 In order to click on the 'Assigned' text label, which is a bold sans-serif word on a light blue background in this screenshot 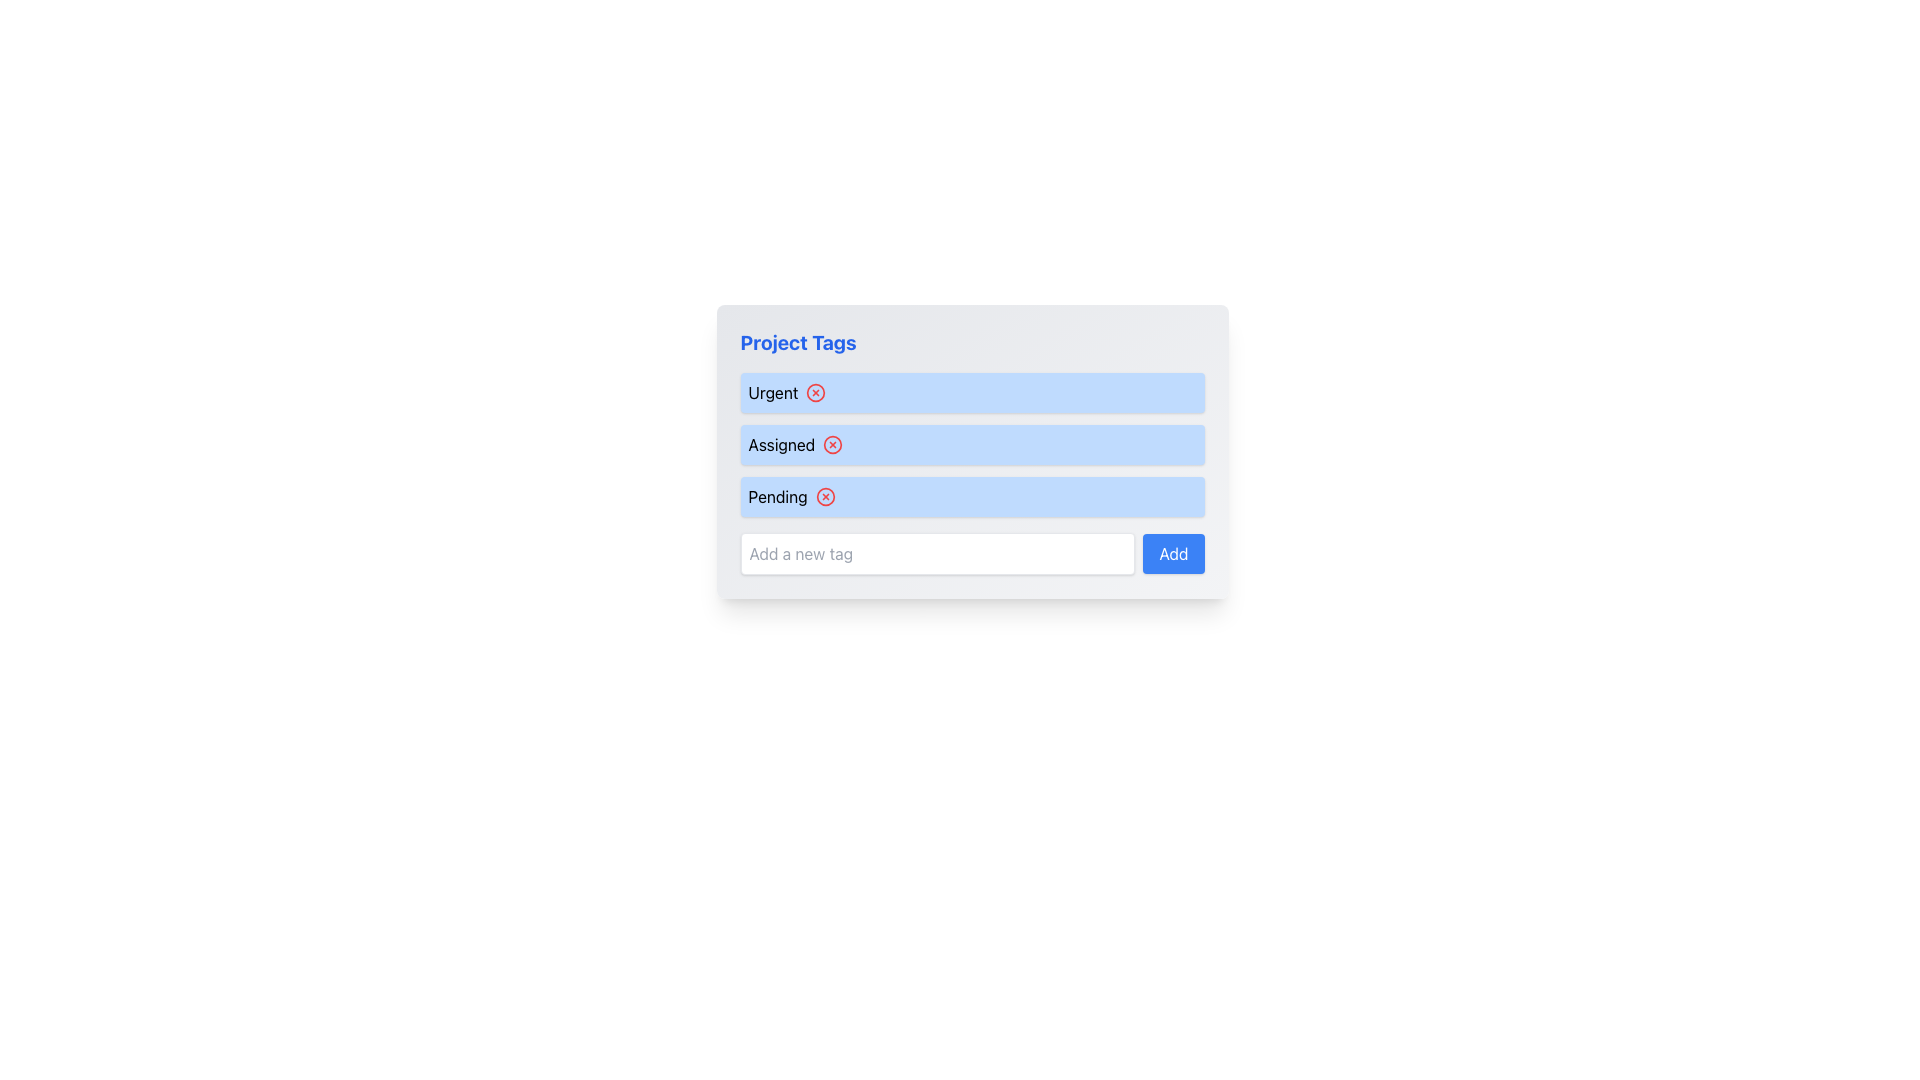, I will do `click(780, 443)`.